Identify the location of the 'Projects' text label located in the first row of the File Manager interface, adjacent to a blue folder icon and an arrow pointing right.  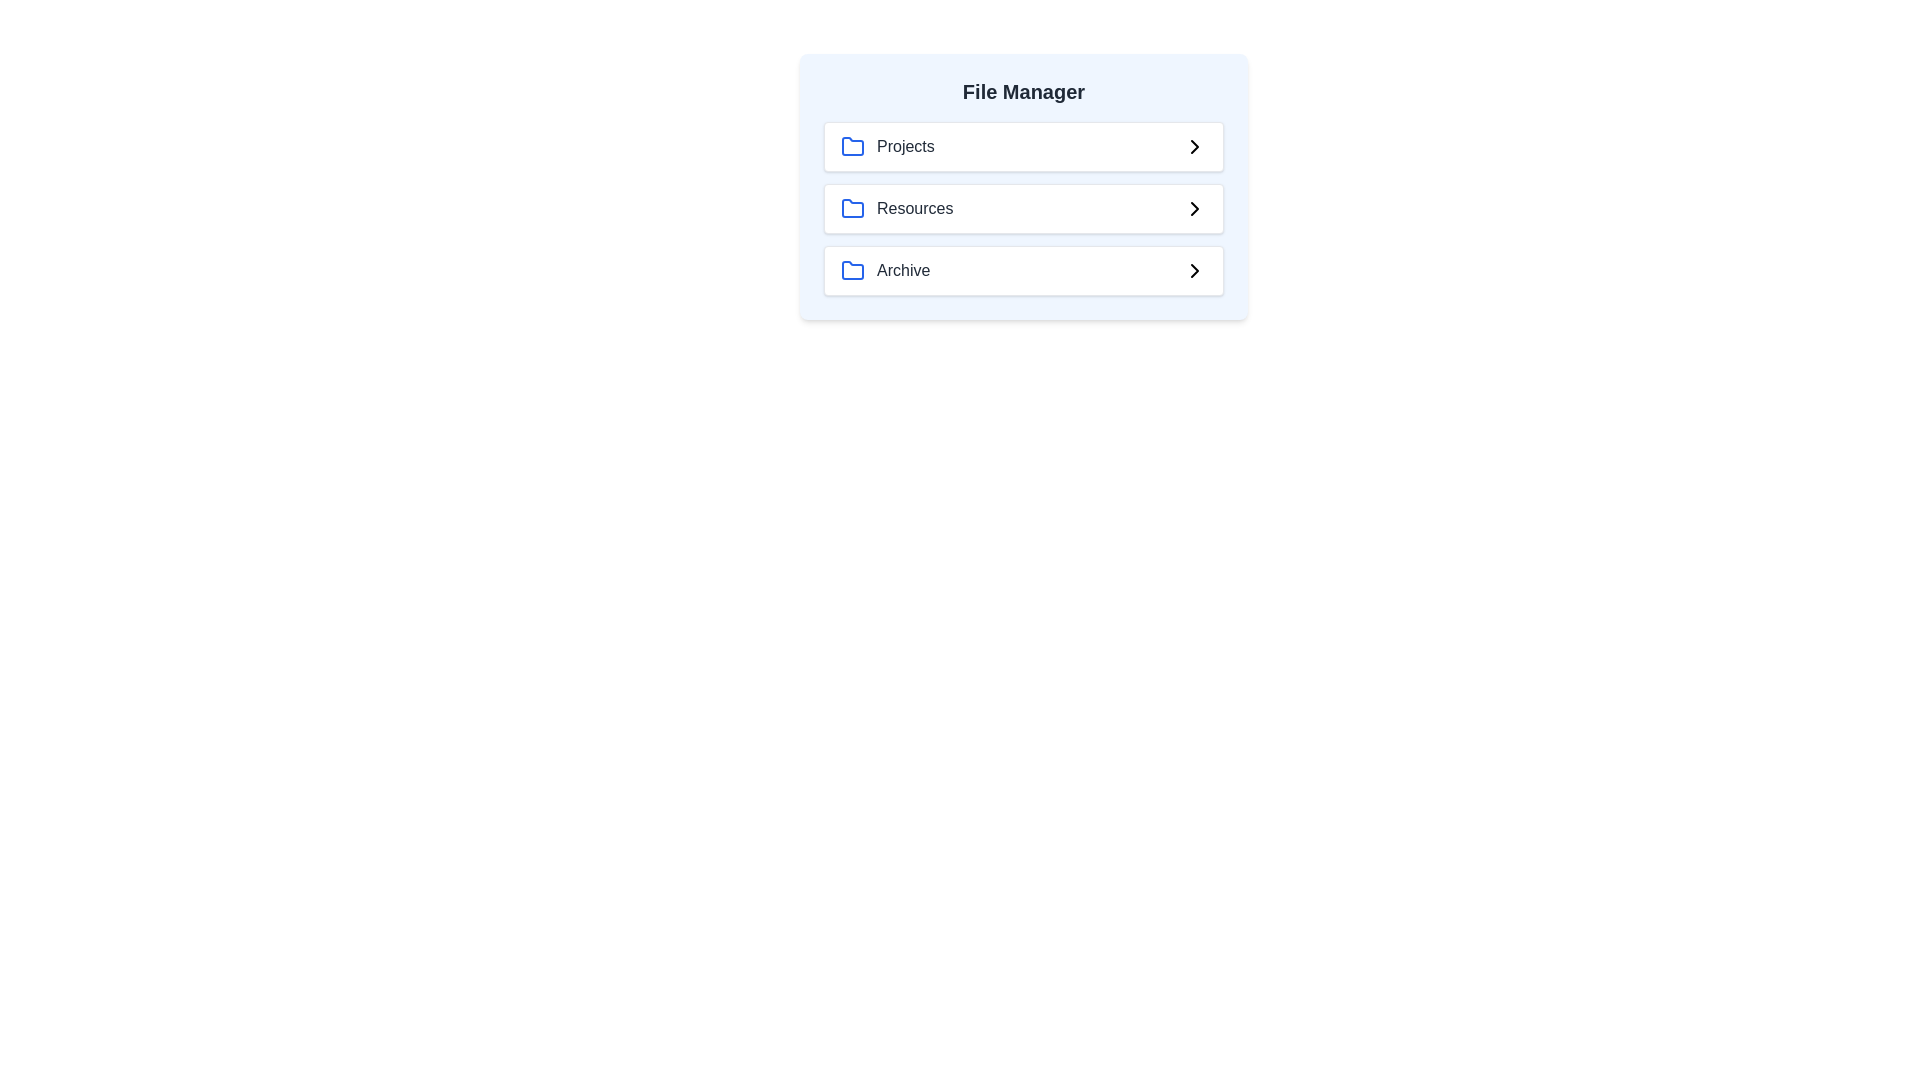
(904, 145).